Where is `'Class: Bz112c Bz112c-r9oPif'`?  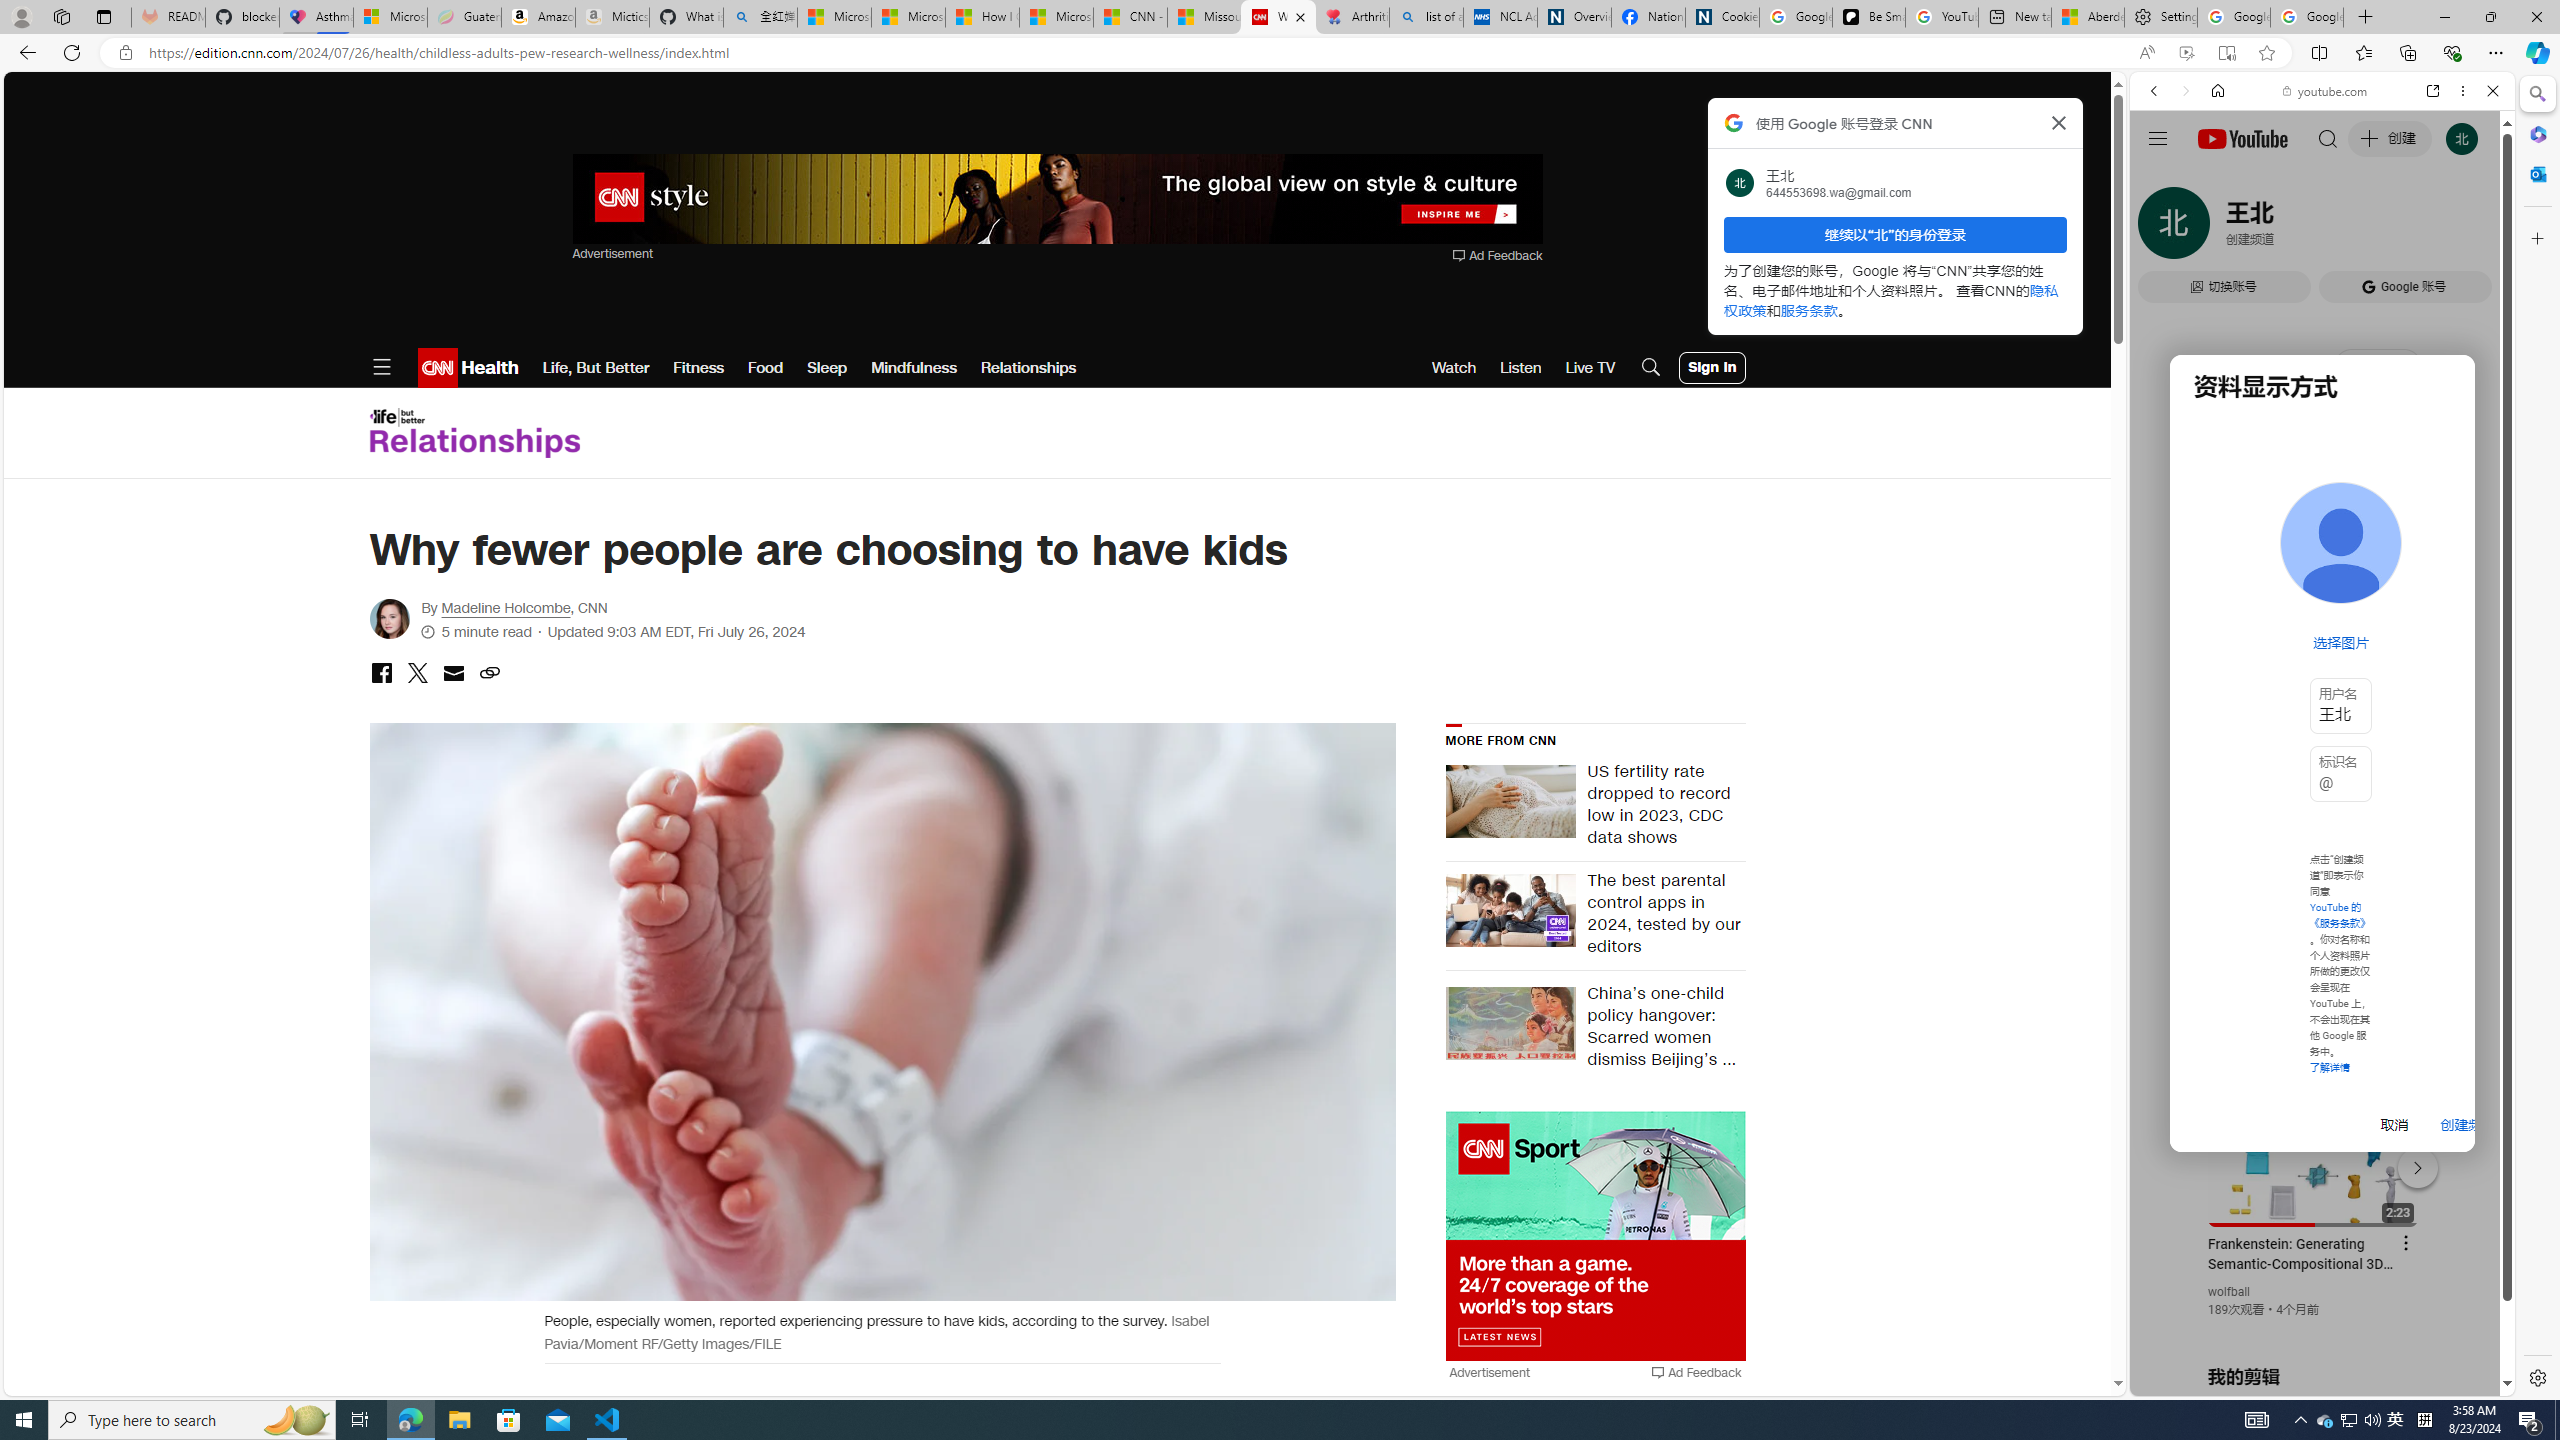 'Class: Bz112c Bz112c-r9oPif' is located at coordinates (2058, 122).